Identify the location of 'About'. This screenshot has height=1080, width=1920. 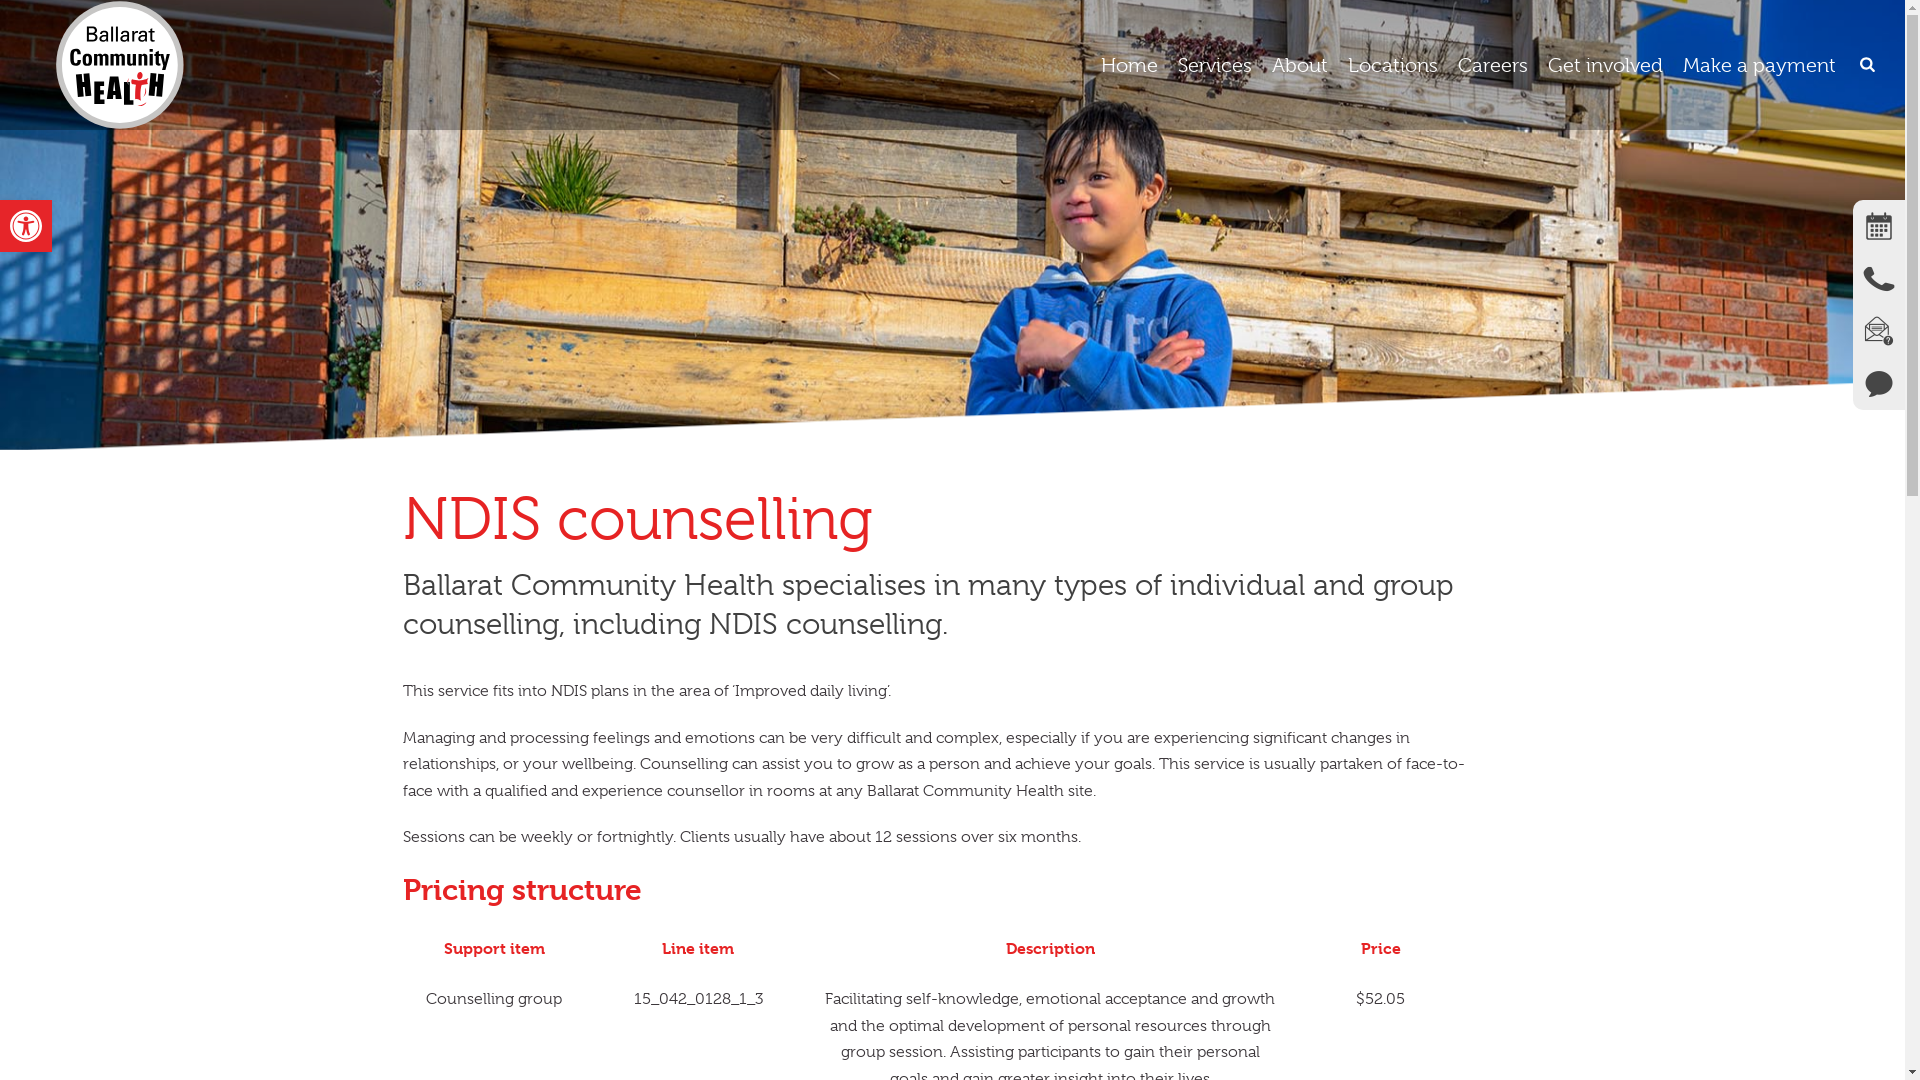
(1300, 64).